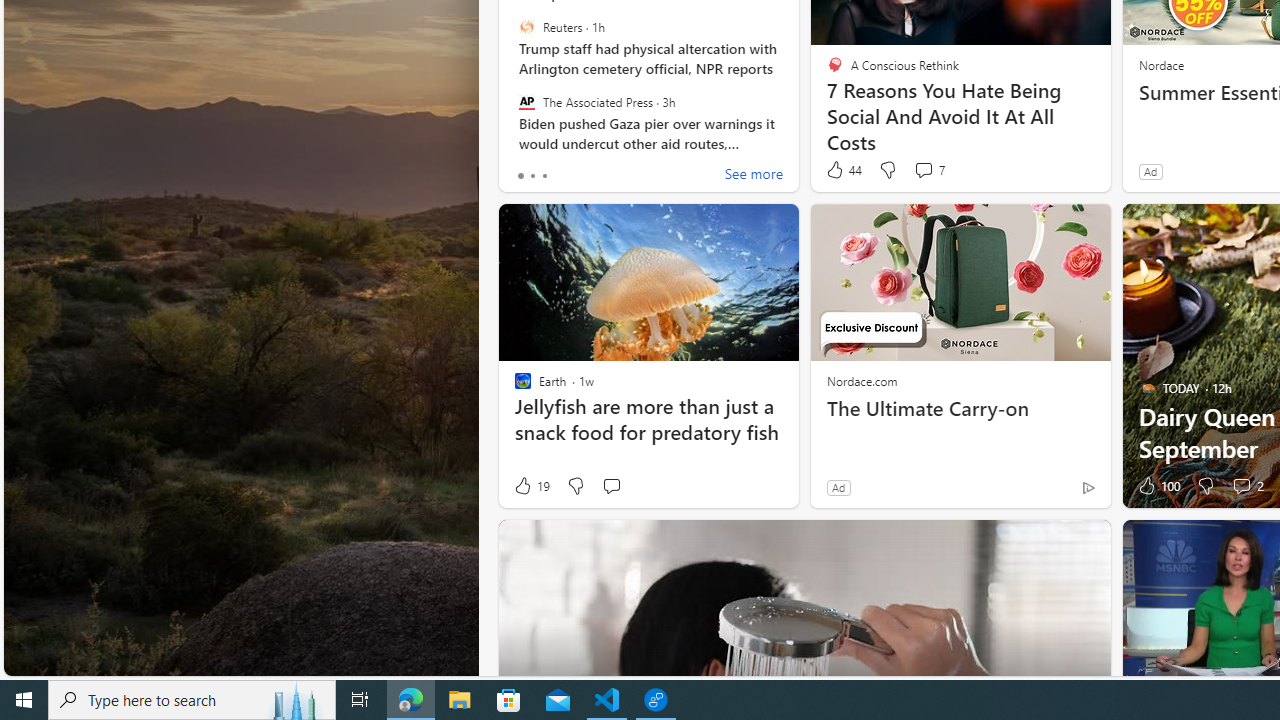 This screenshot has height=720, width=1280. I want to click on 'Start the conversation', so click(610, 486).